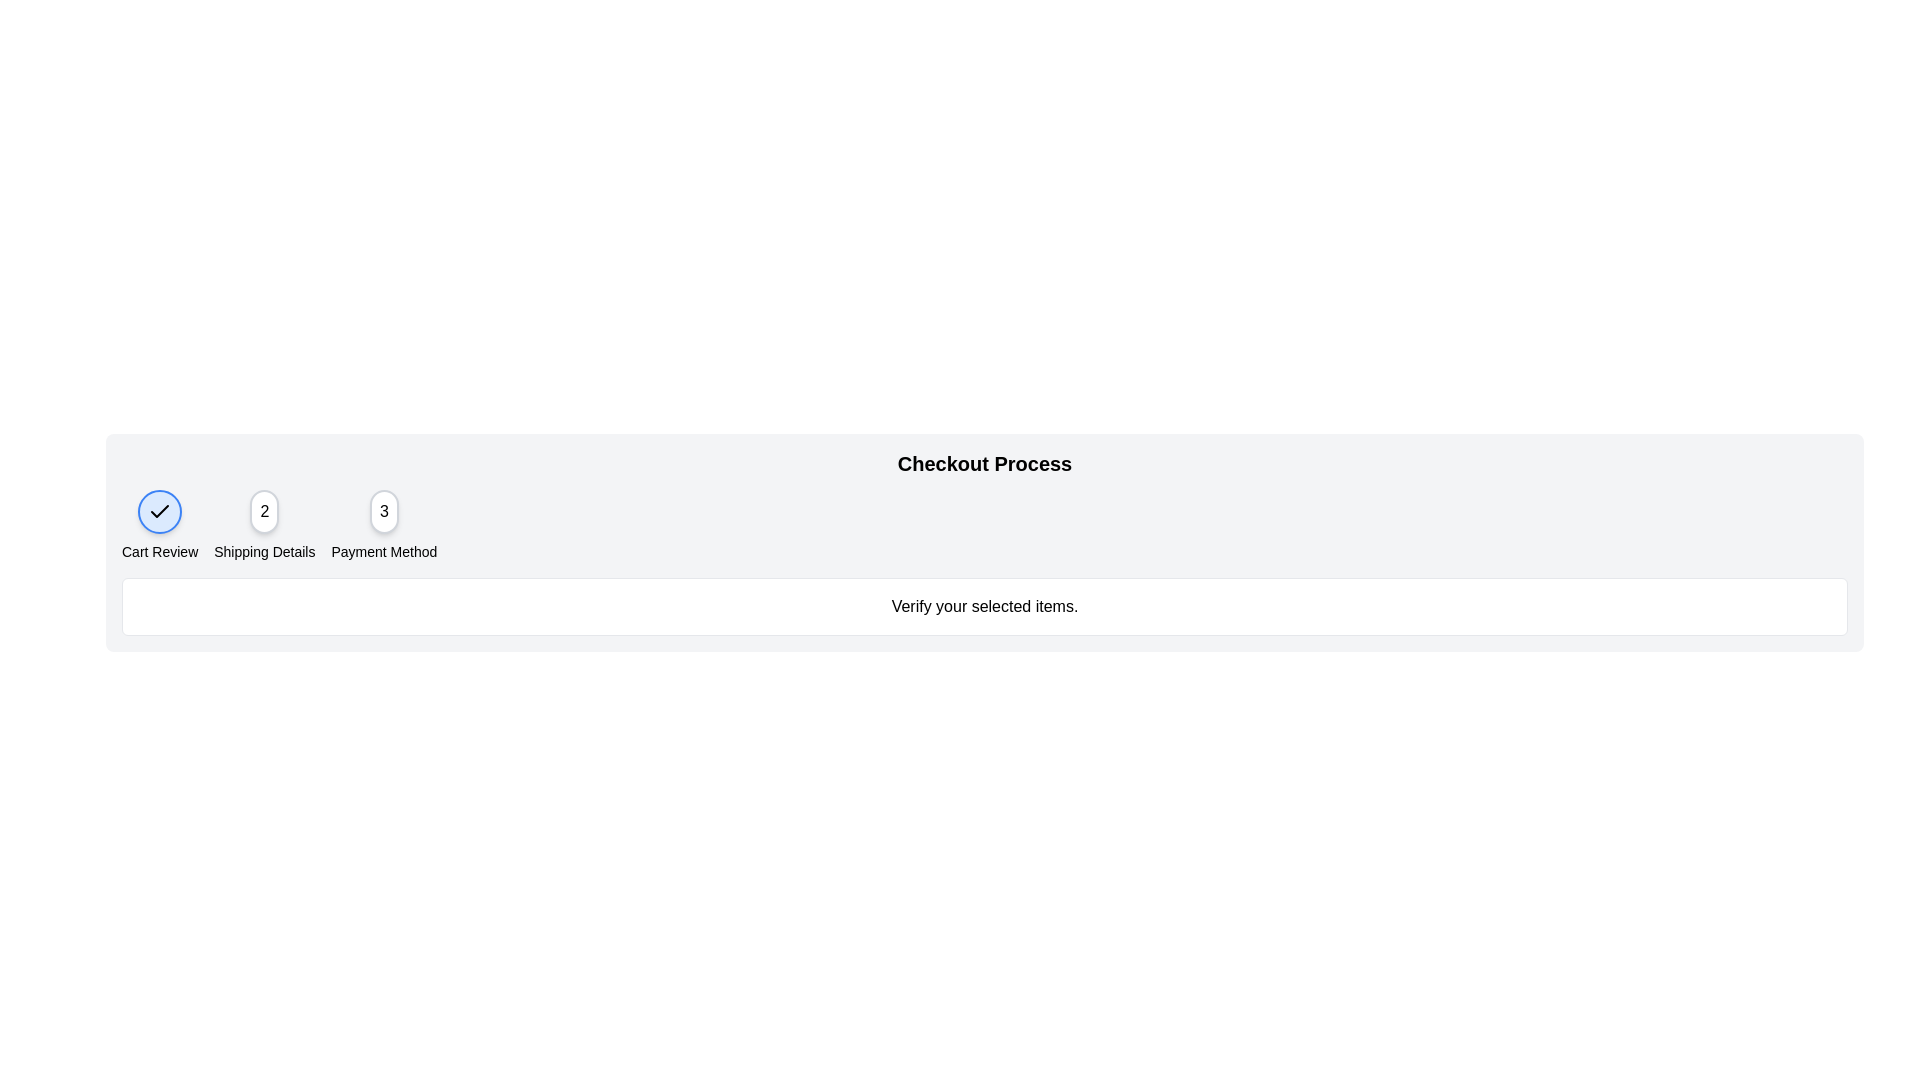  I want to click on the step indicator for the second step labeled 'Shipping Details' in the multi-step progress bar, so click(263, 511).